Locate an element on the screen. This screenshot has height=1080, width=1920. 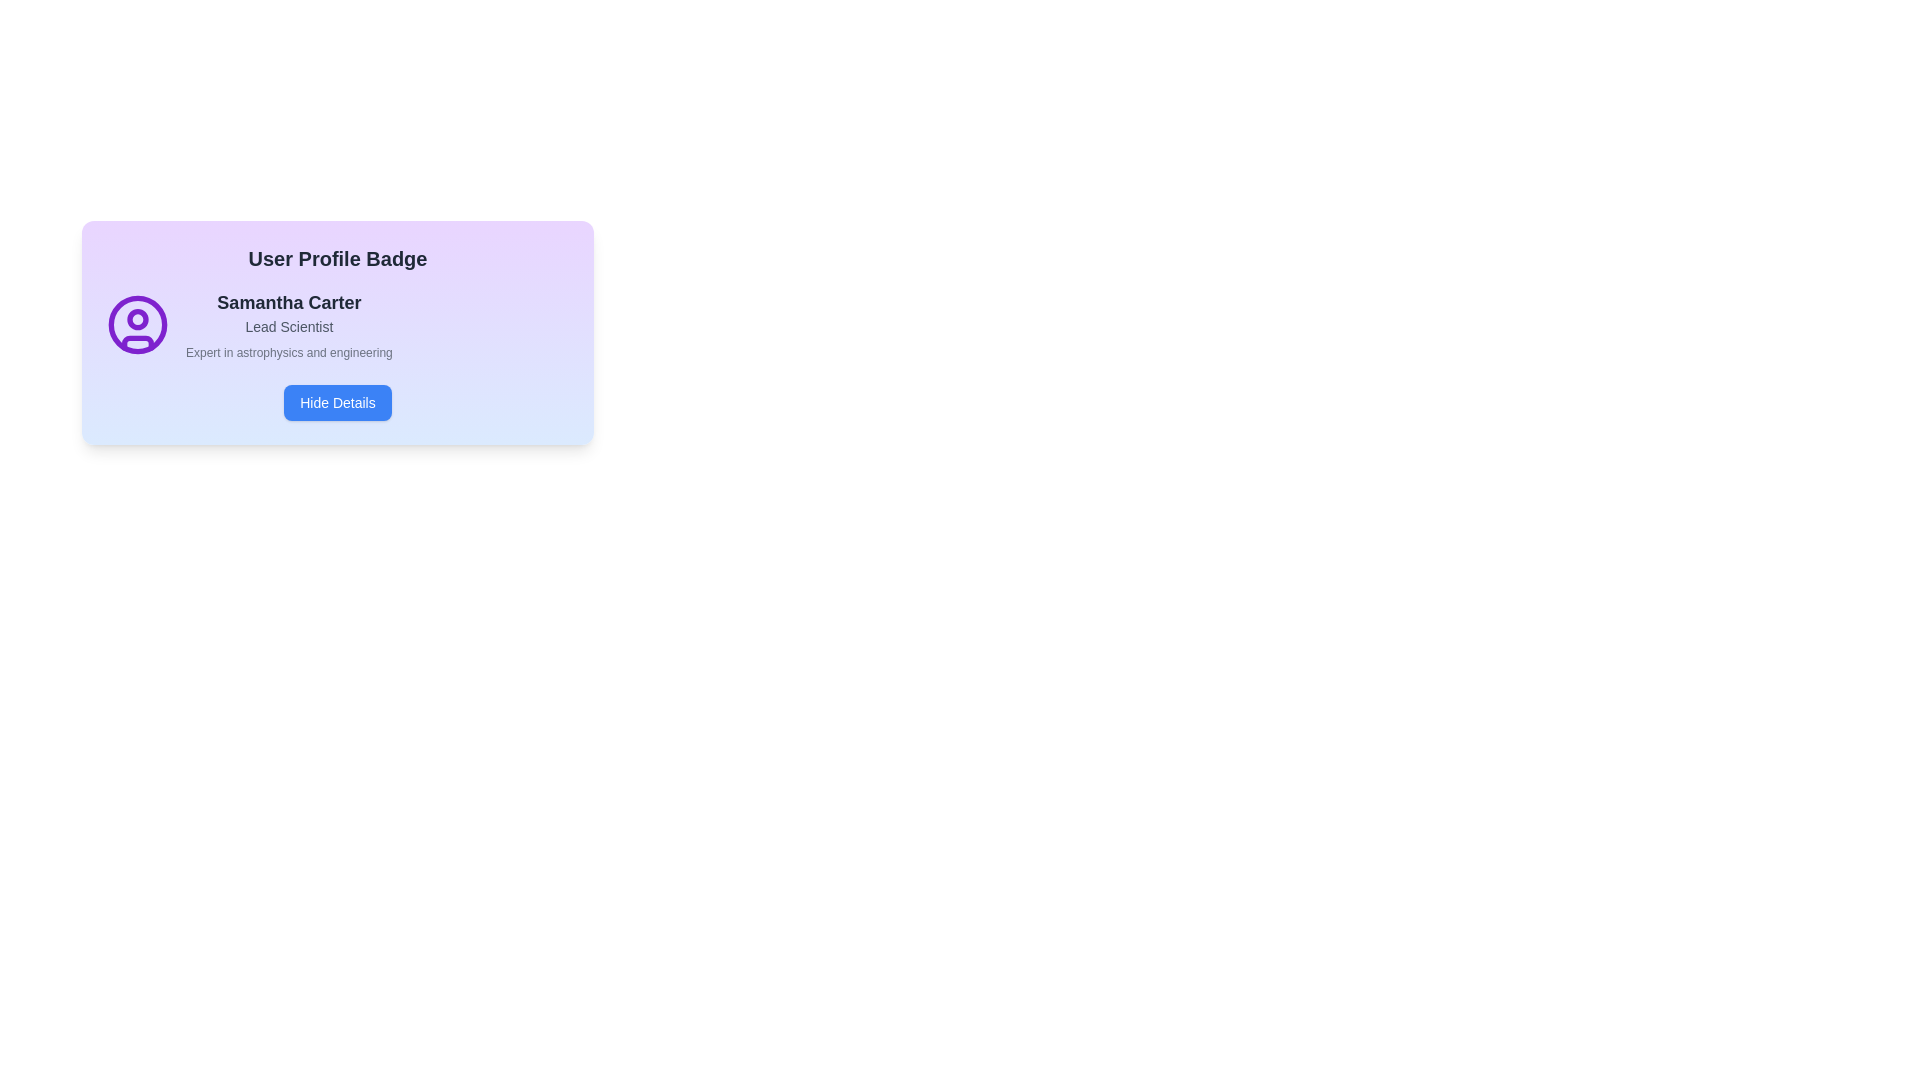
the small purple circle inside the user profile icon located to the left of the text content is located at coordinates (137, 318).